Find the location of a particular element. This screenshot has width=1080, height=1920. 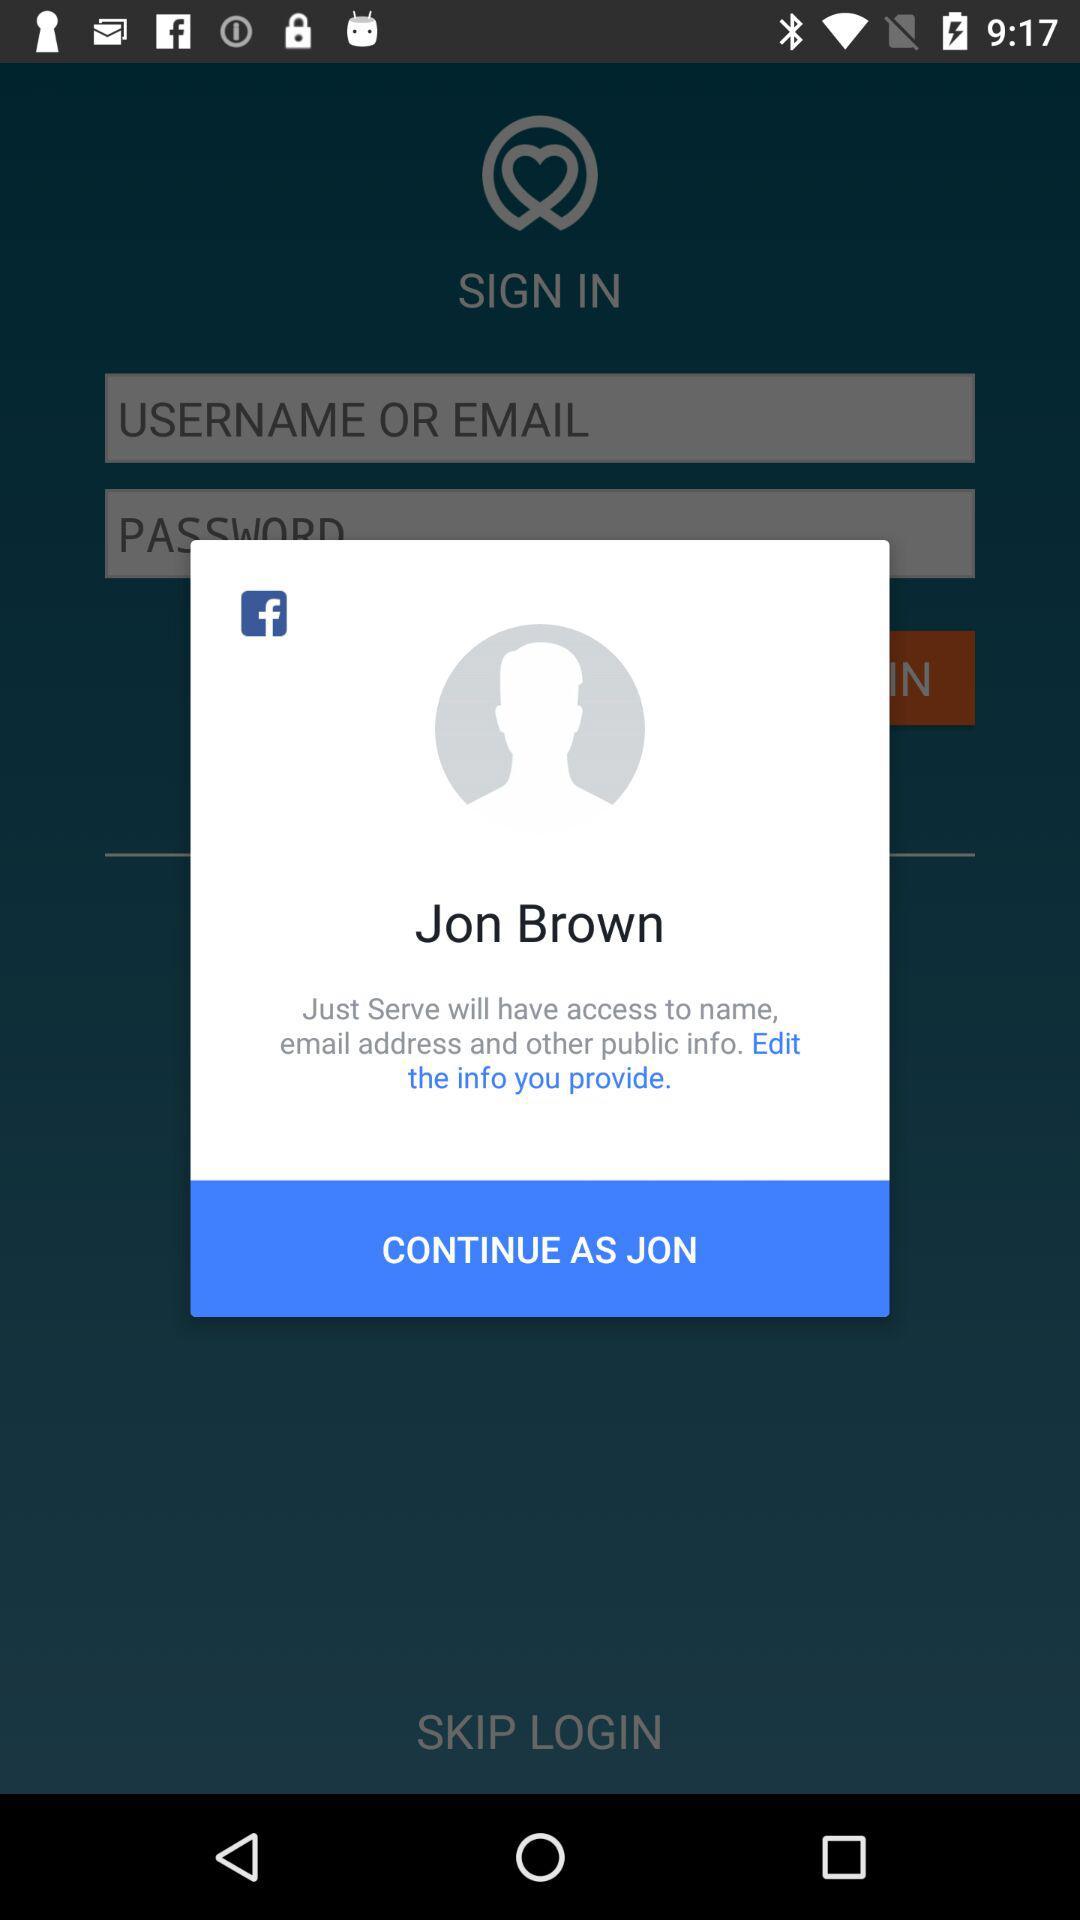

the icon above the continue as jon icon is located at coordinates (540, 1041).